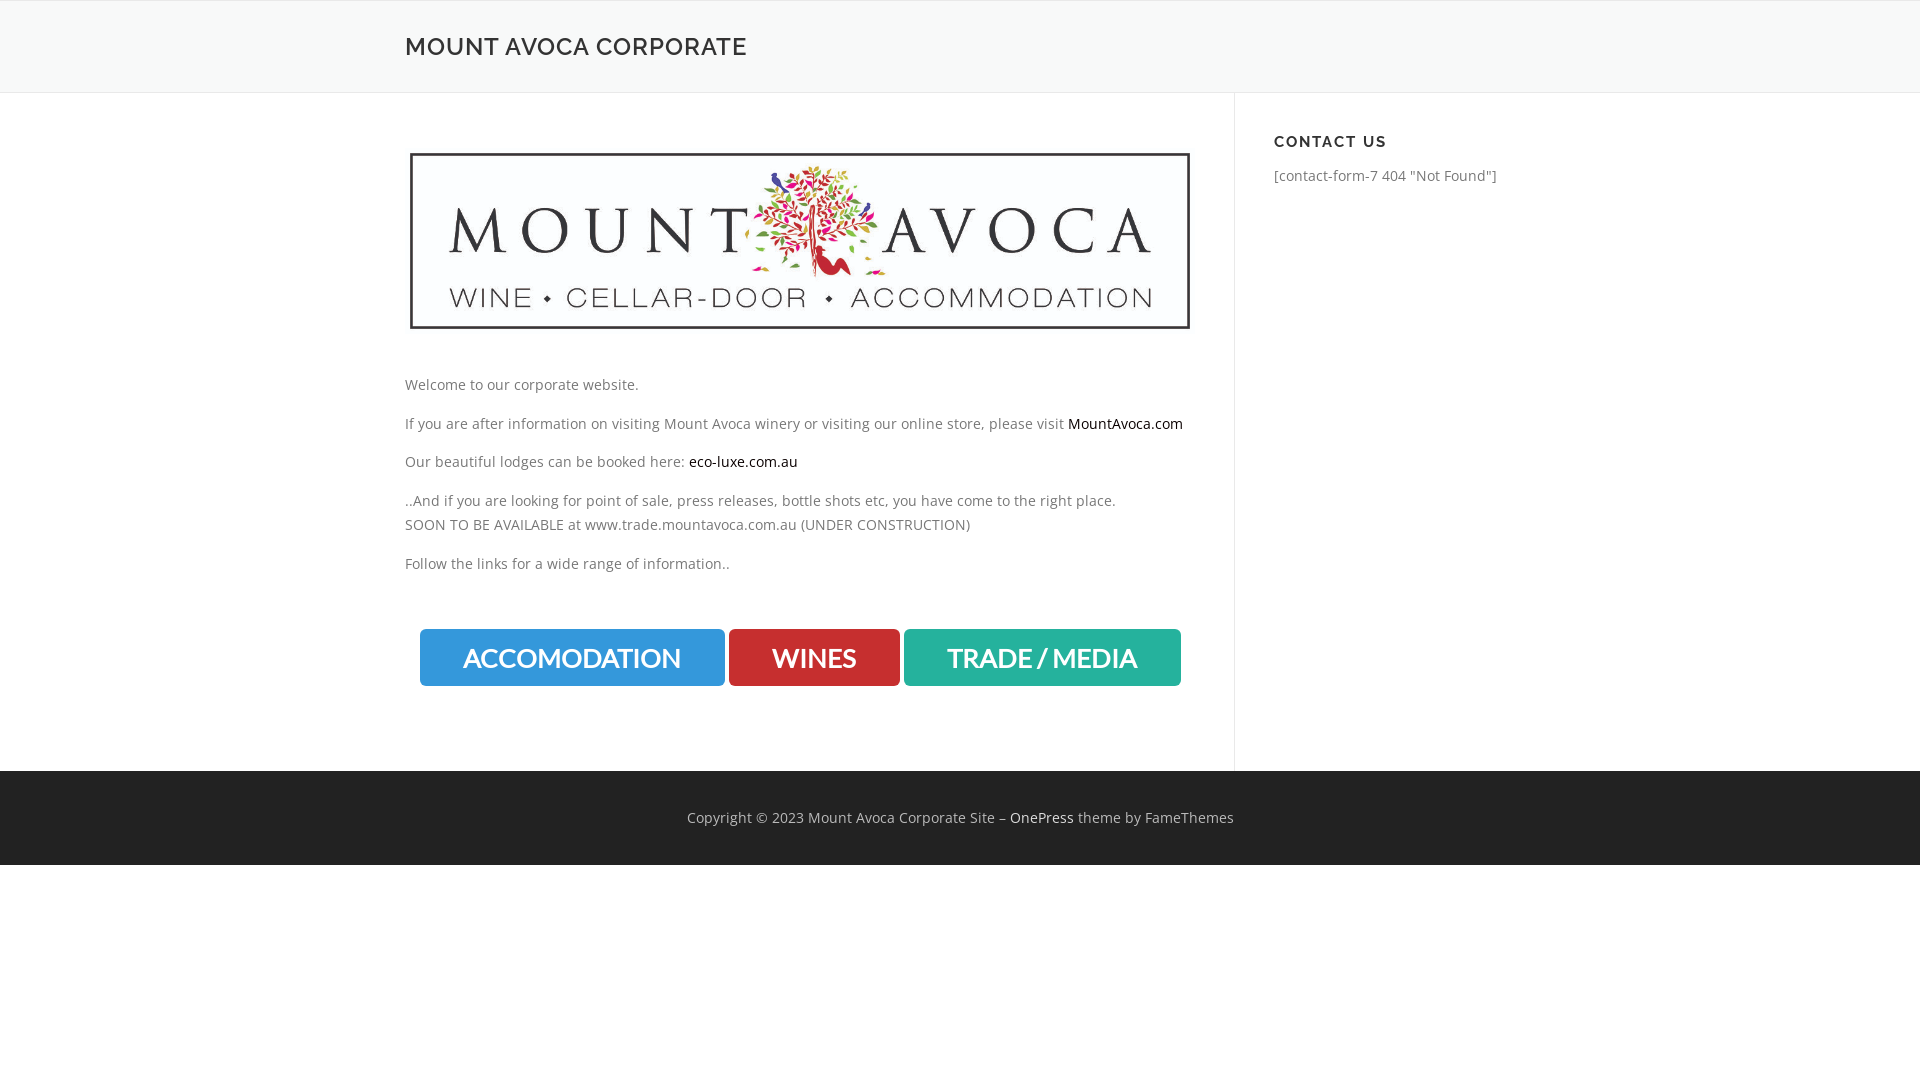 This screenshot has width=1920, height=1080. Describe the element at coordinates (1040, 817) in the screenshot. I see `'OnePress'` at that location.